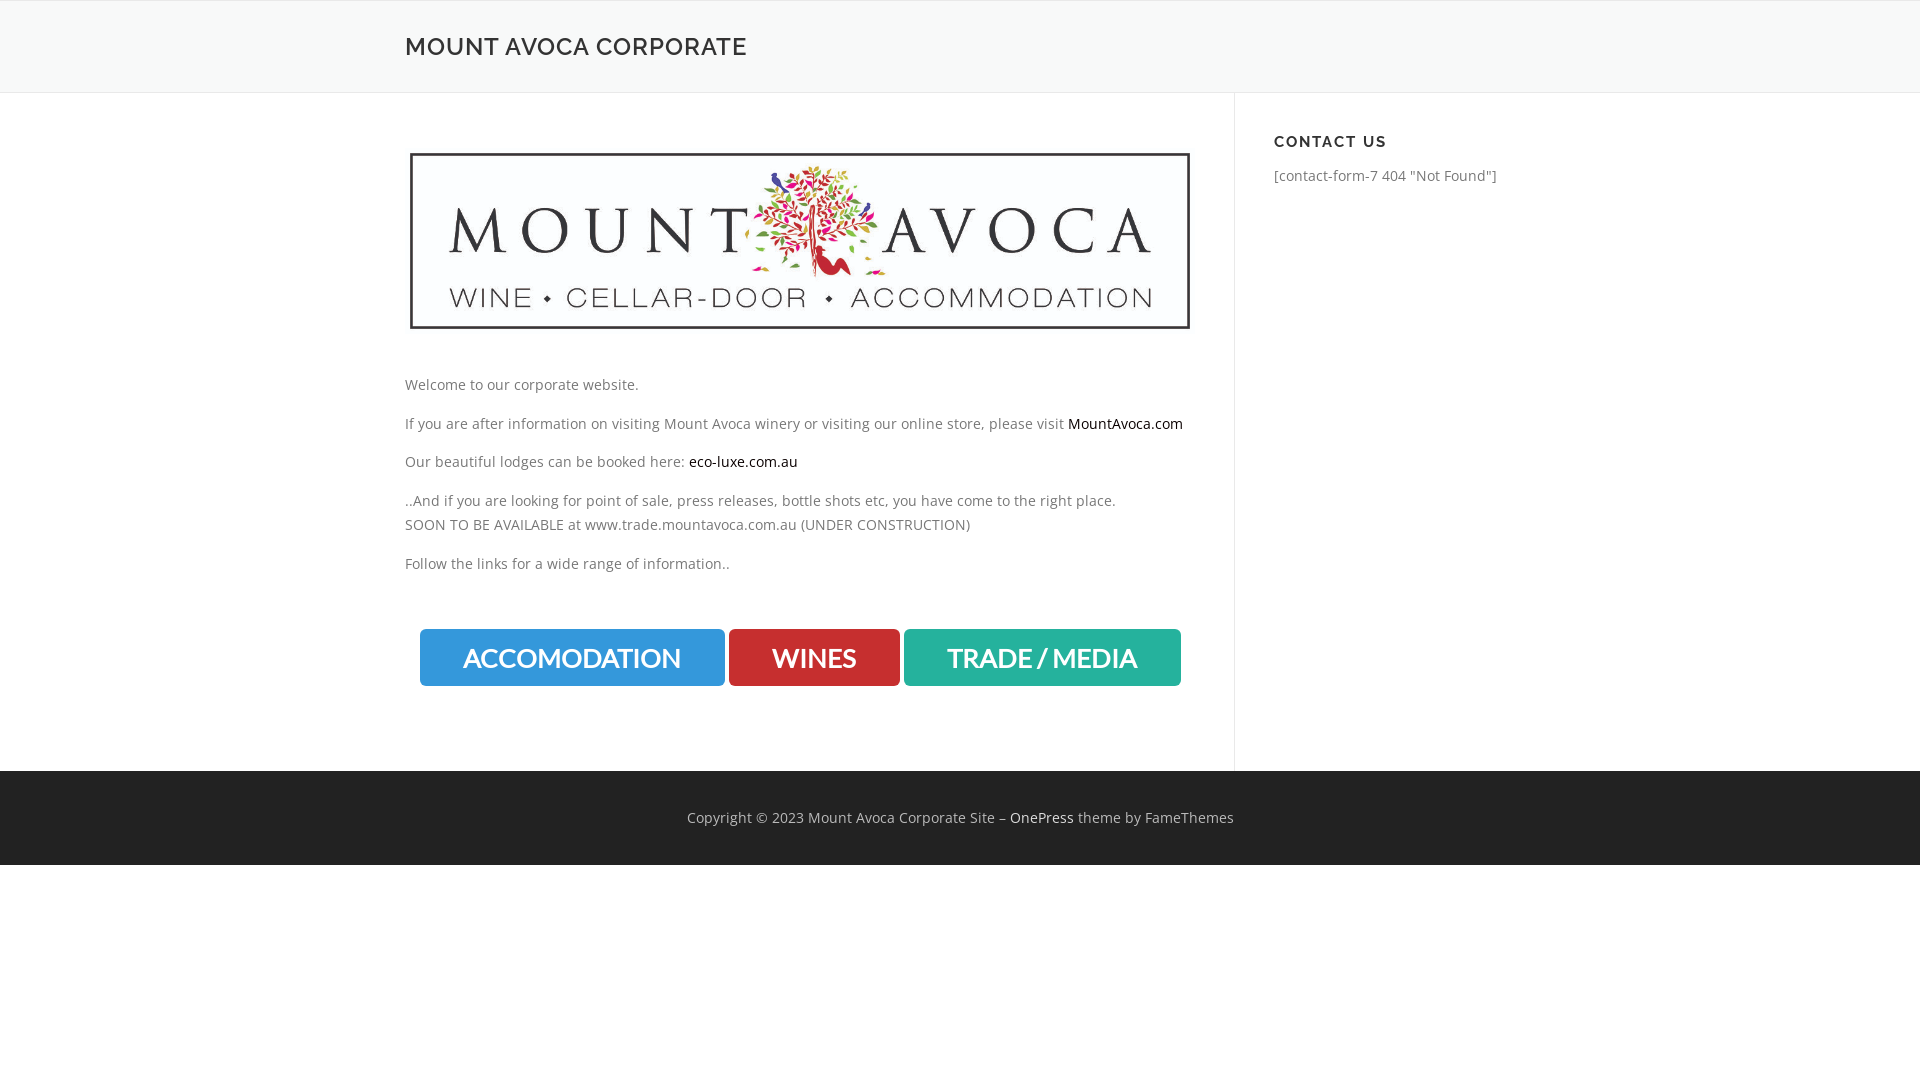 This screenshot has width=1920, height=1080. Describe the element at coordinates (1040, 817) in the screenshot. I see `'OnePress'` at that location.